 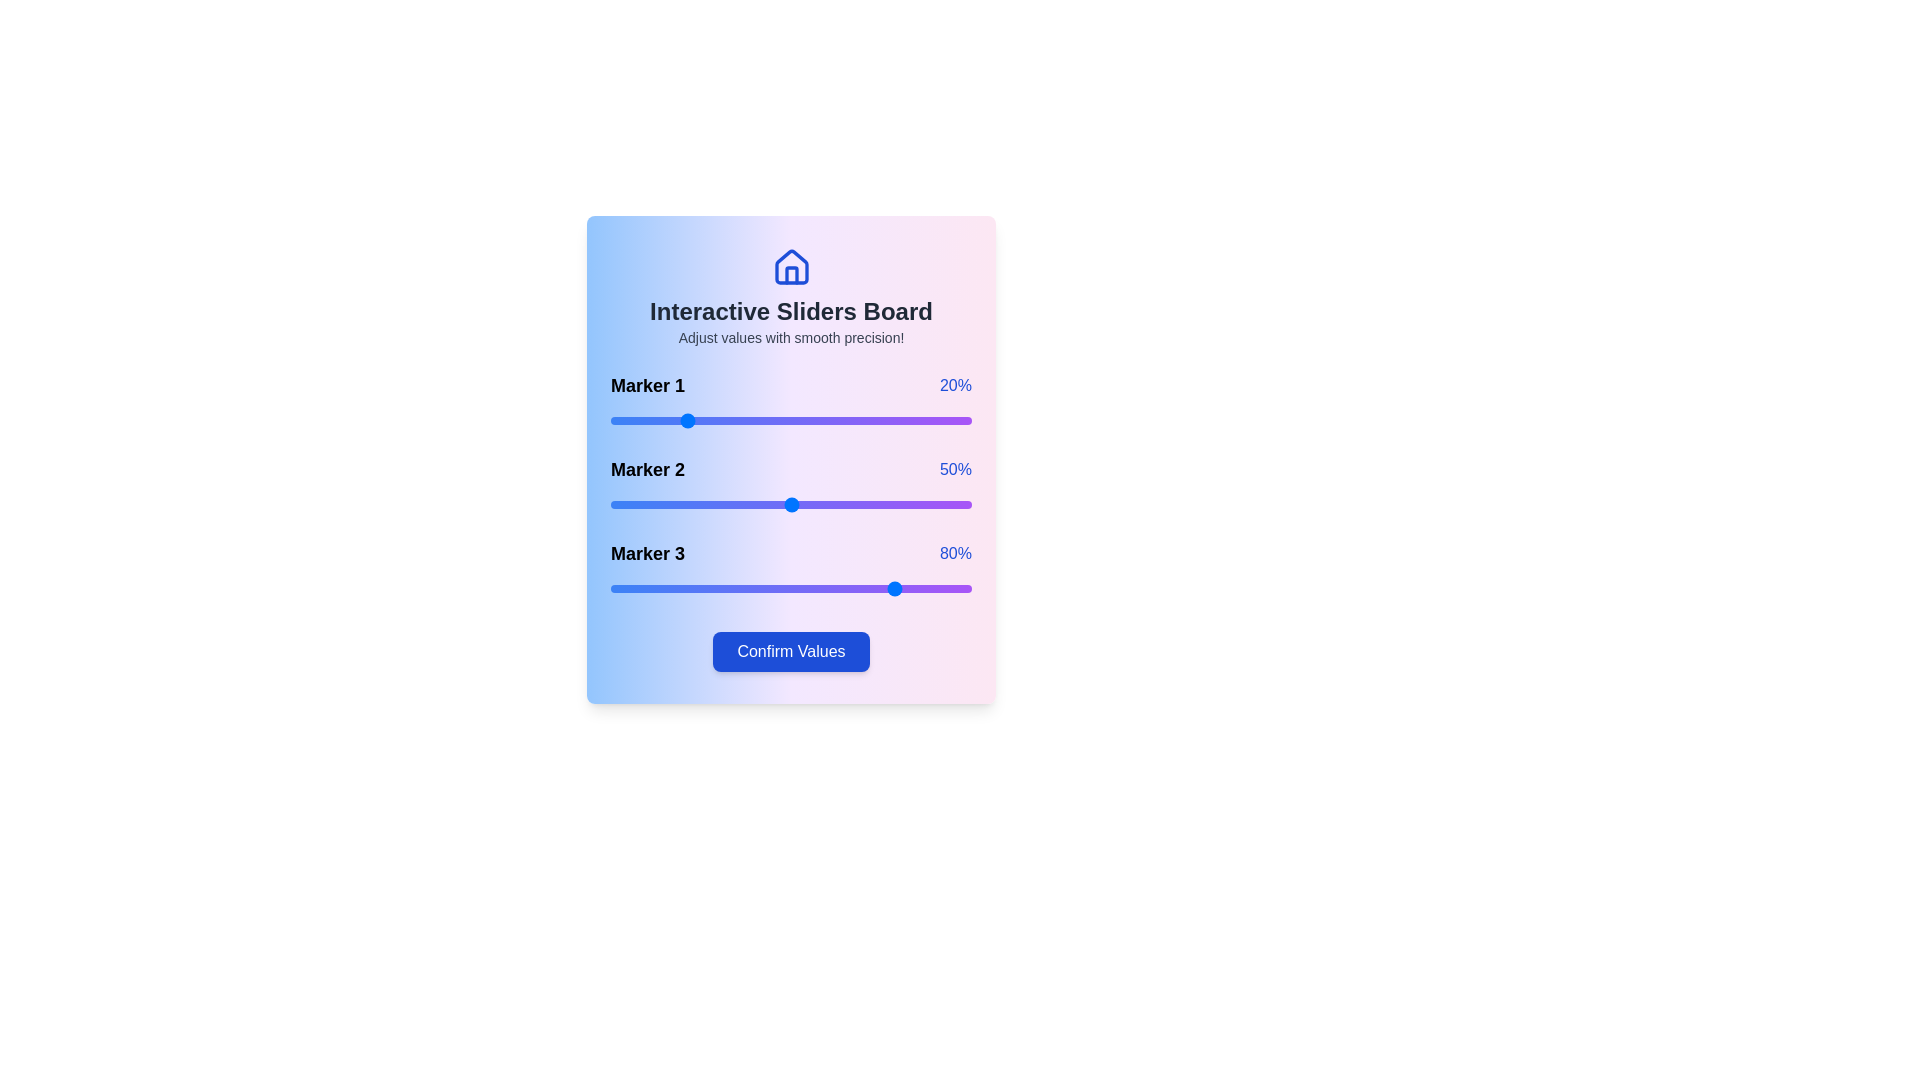 I want to click on the slider for Marker 1 to 70%, so click(x=863, y=419).